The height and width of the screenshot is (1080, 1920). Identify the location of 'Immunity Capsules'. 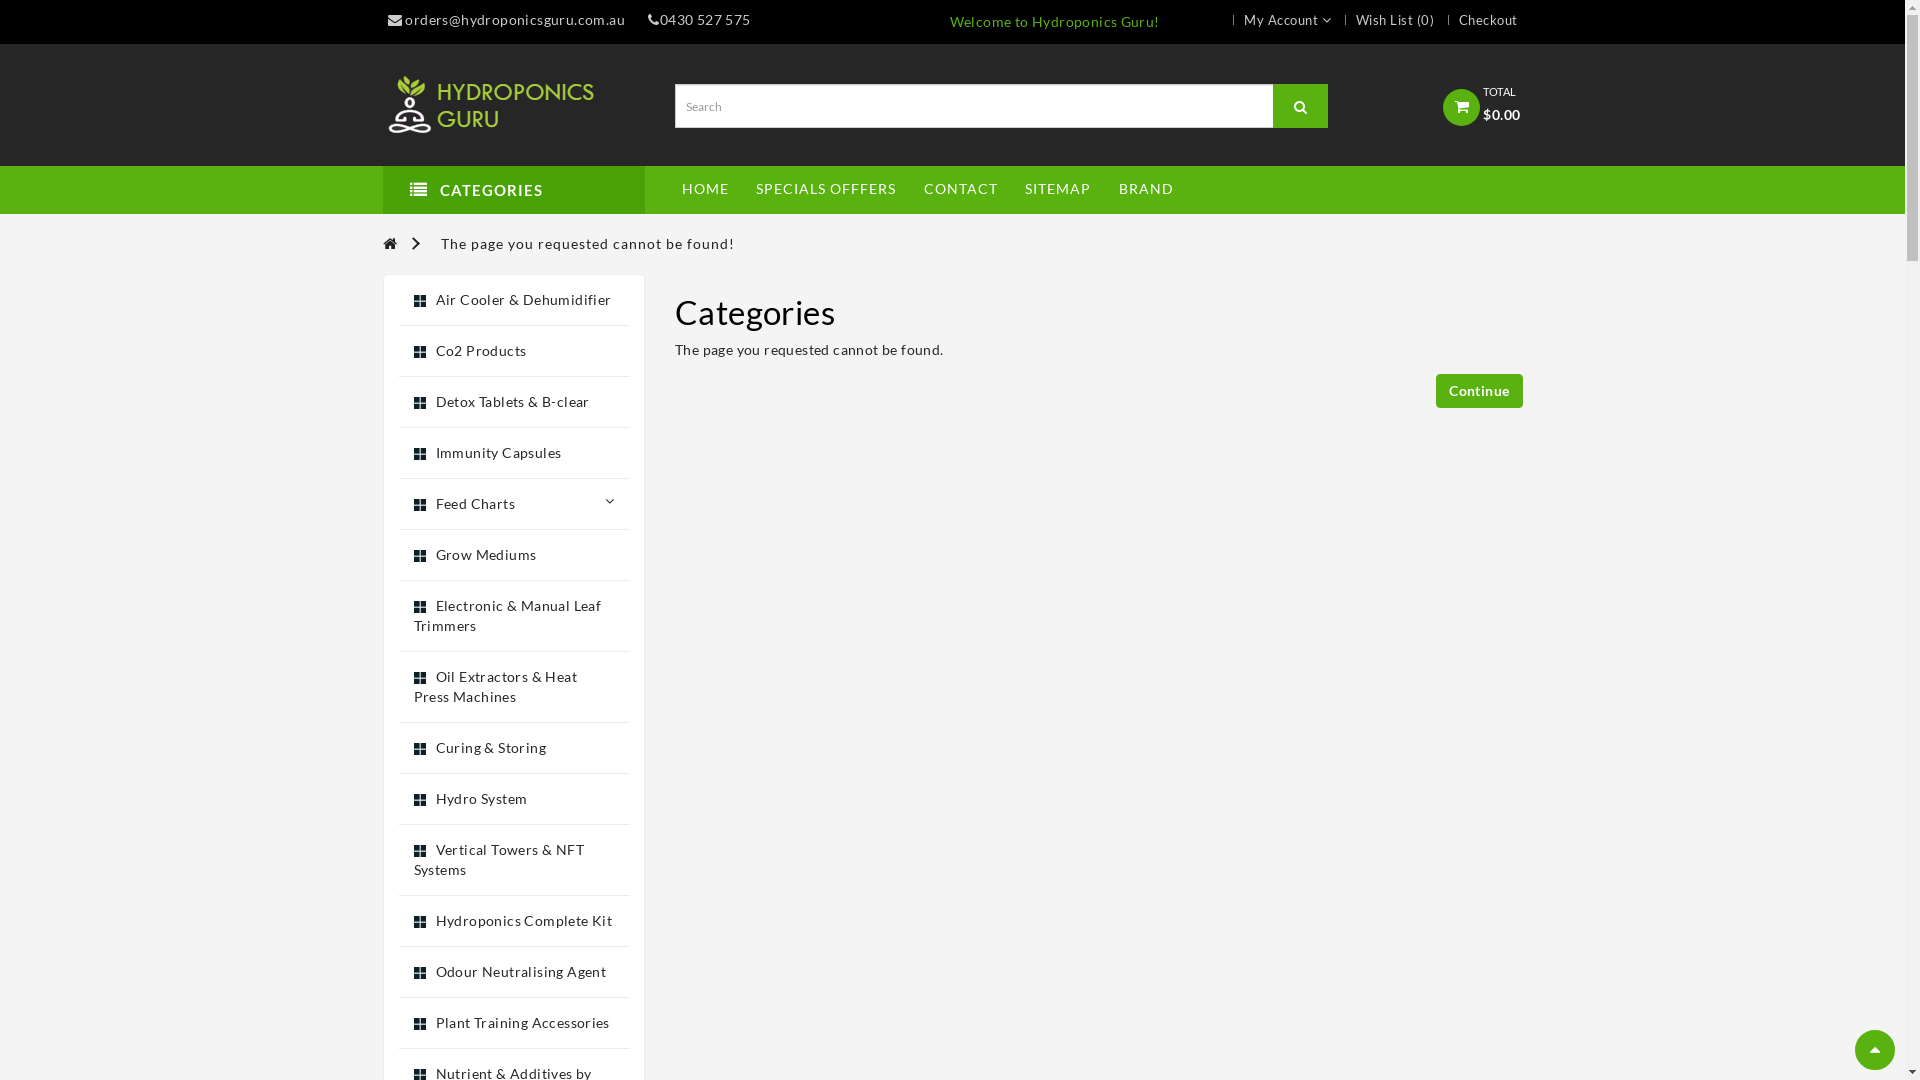
(513, 453).